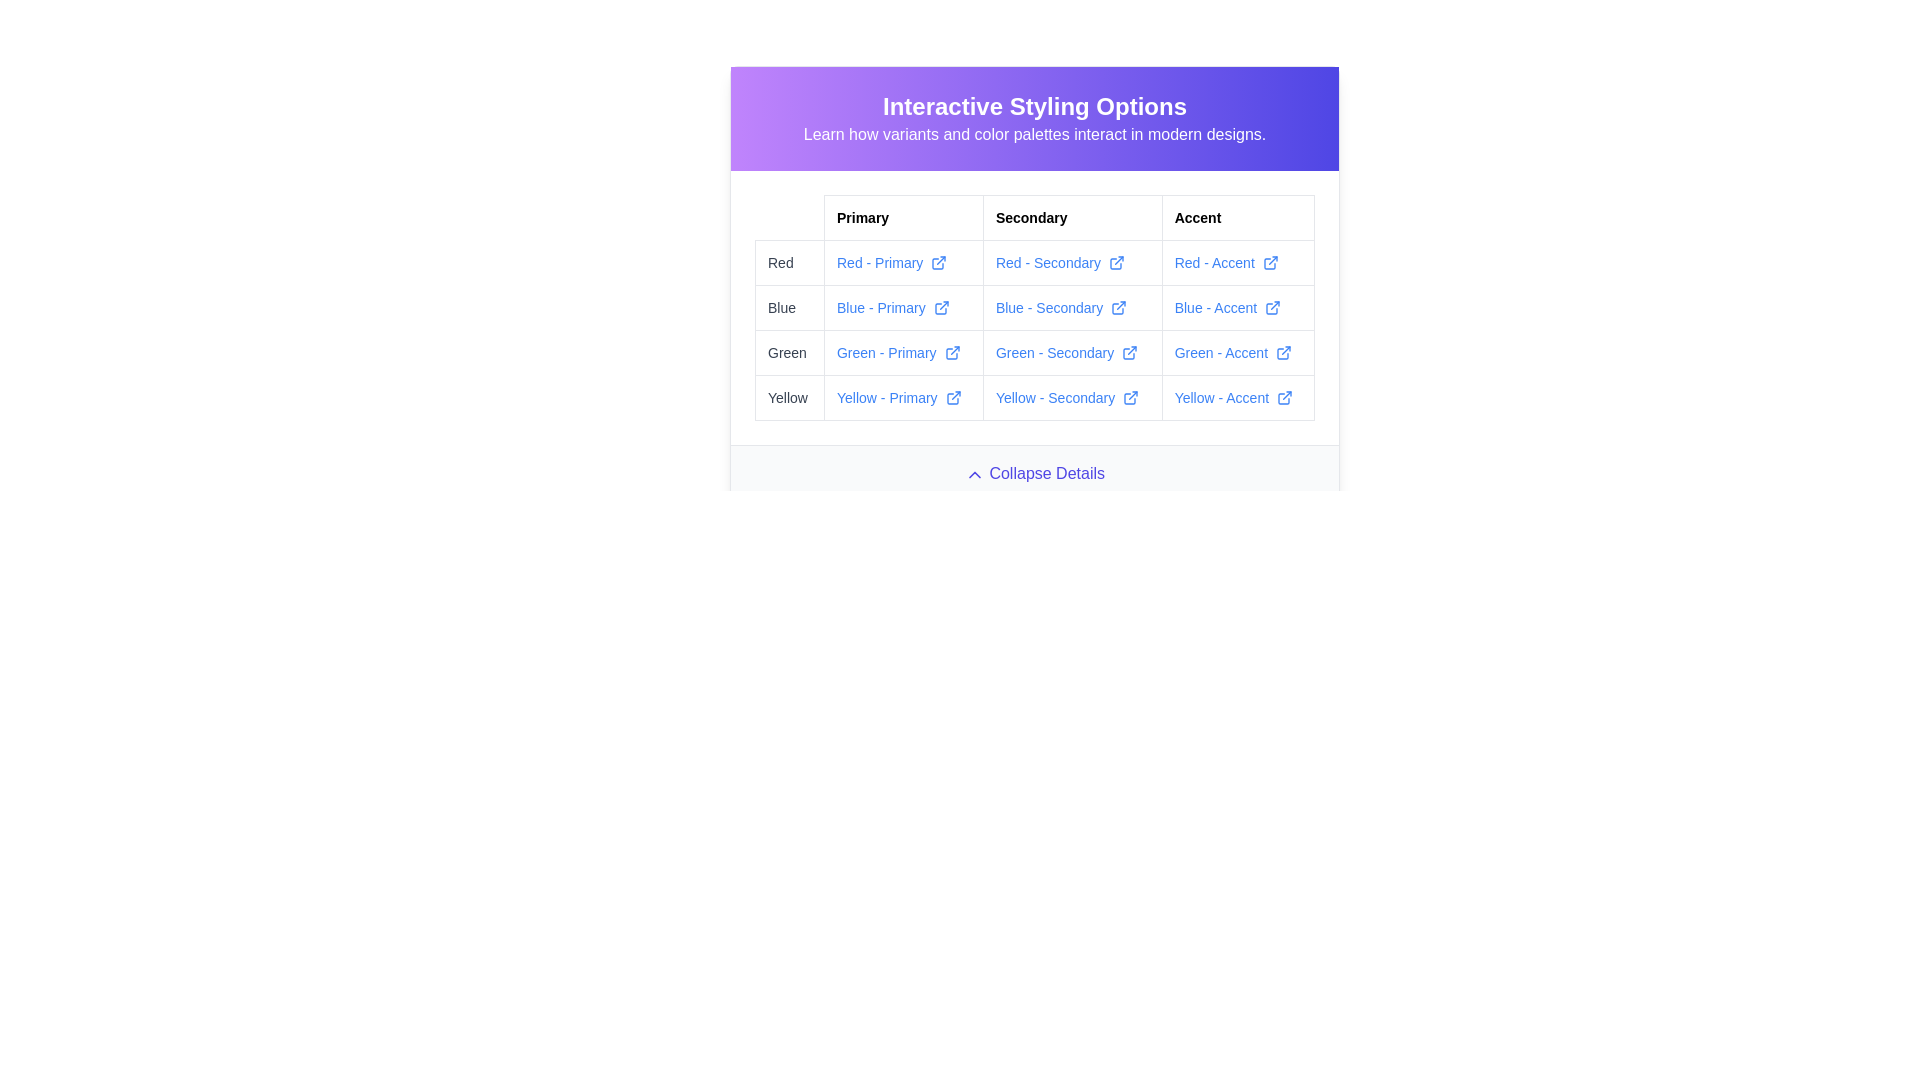 This screenshot has width=1920, height=1080. I want to click on the external link icon located in the 'Primary' column and 'Green' row of the table, so click(951, 352).